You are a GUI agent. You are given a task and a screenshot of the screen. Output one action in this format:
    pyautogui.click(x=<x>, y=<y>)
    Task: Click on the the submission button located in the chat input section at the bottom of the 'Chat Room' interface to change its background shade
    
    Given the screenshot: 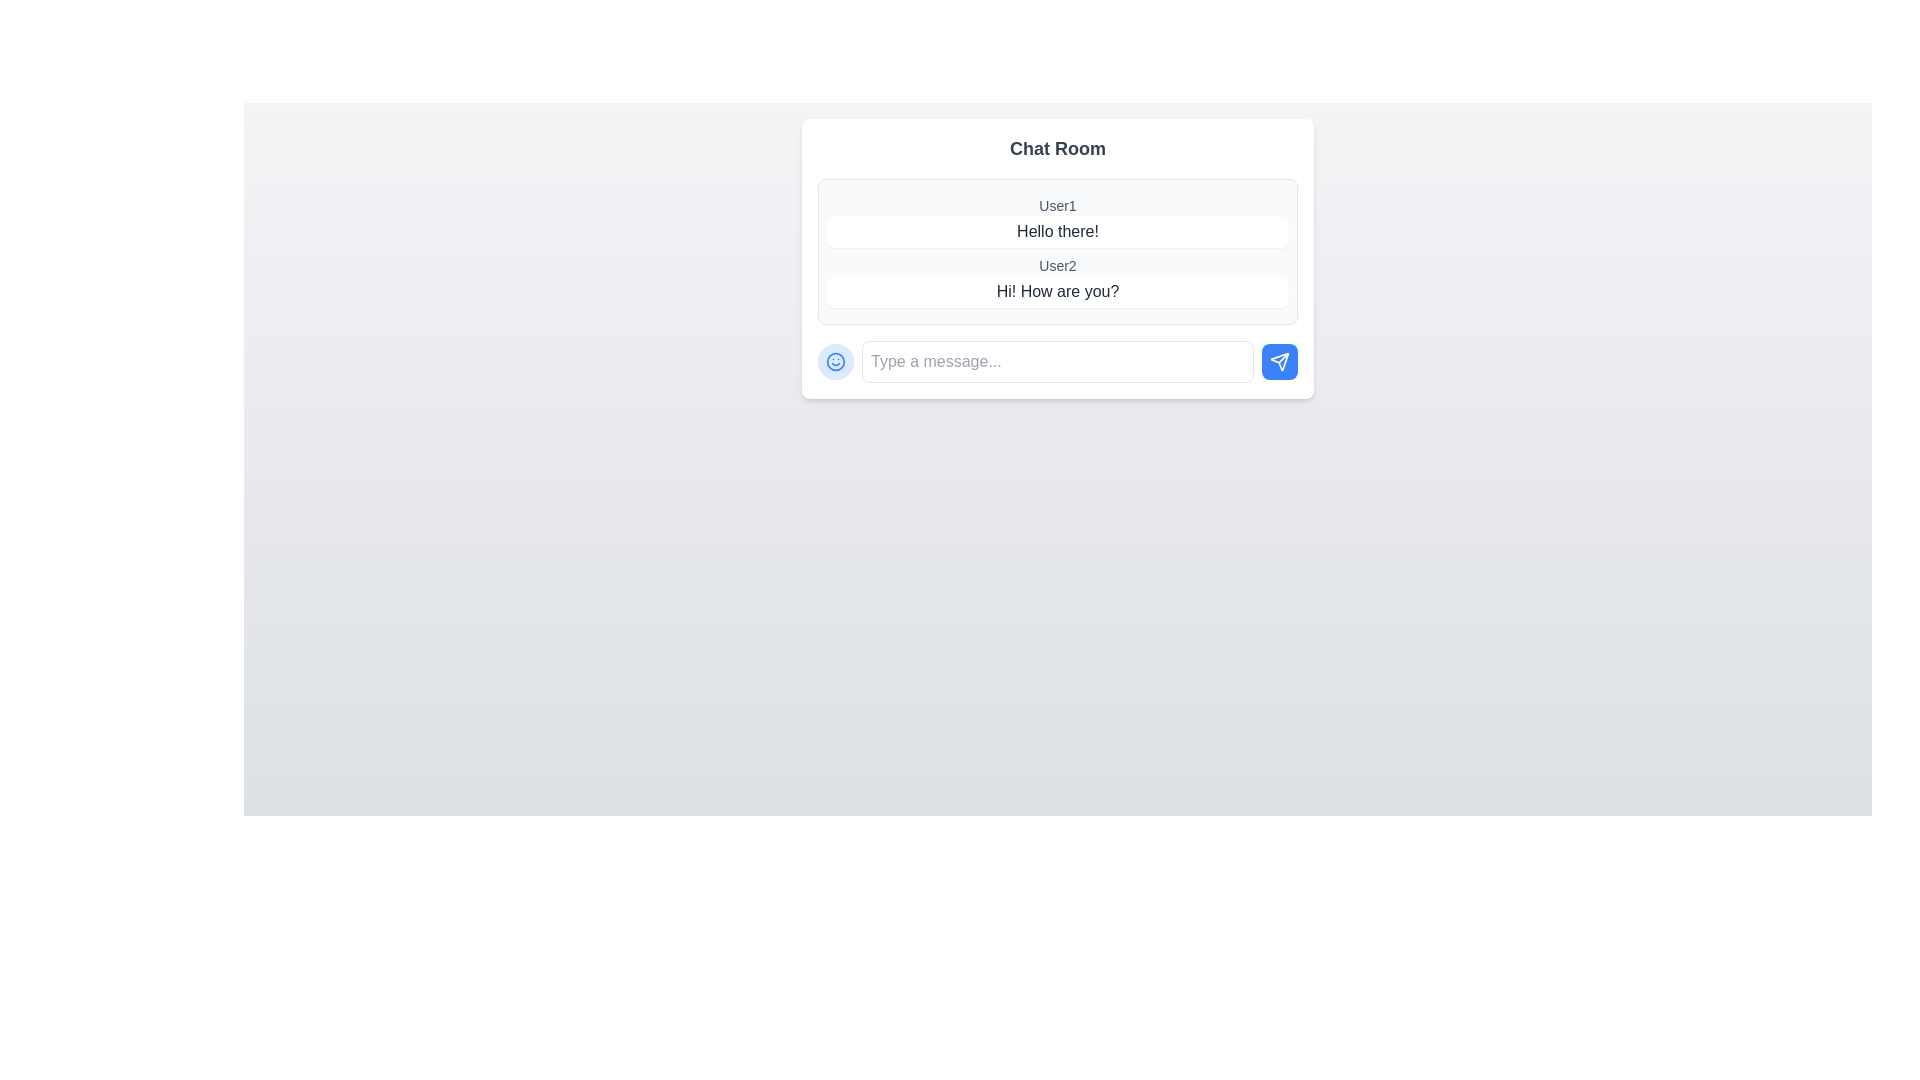 What is the action you would take?
    pyautogui.click(x=1280, y=362)
    